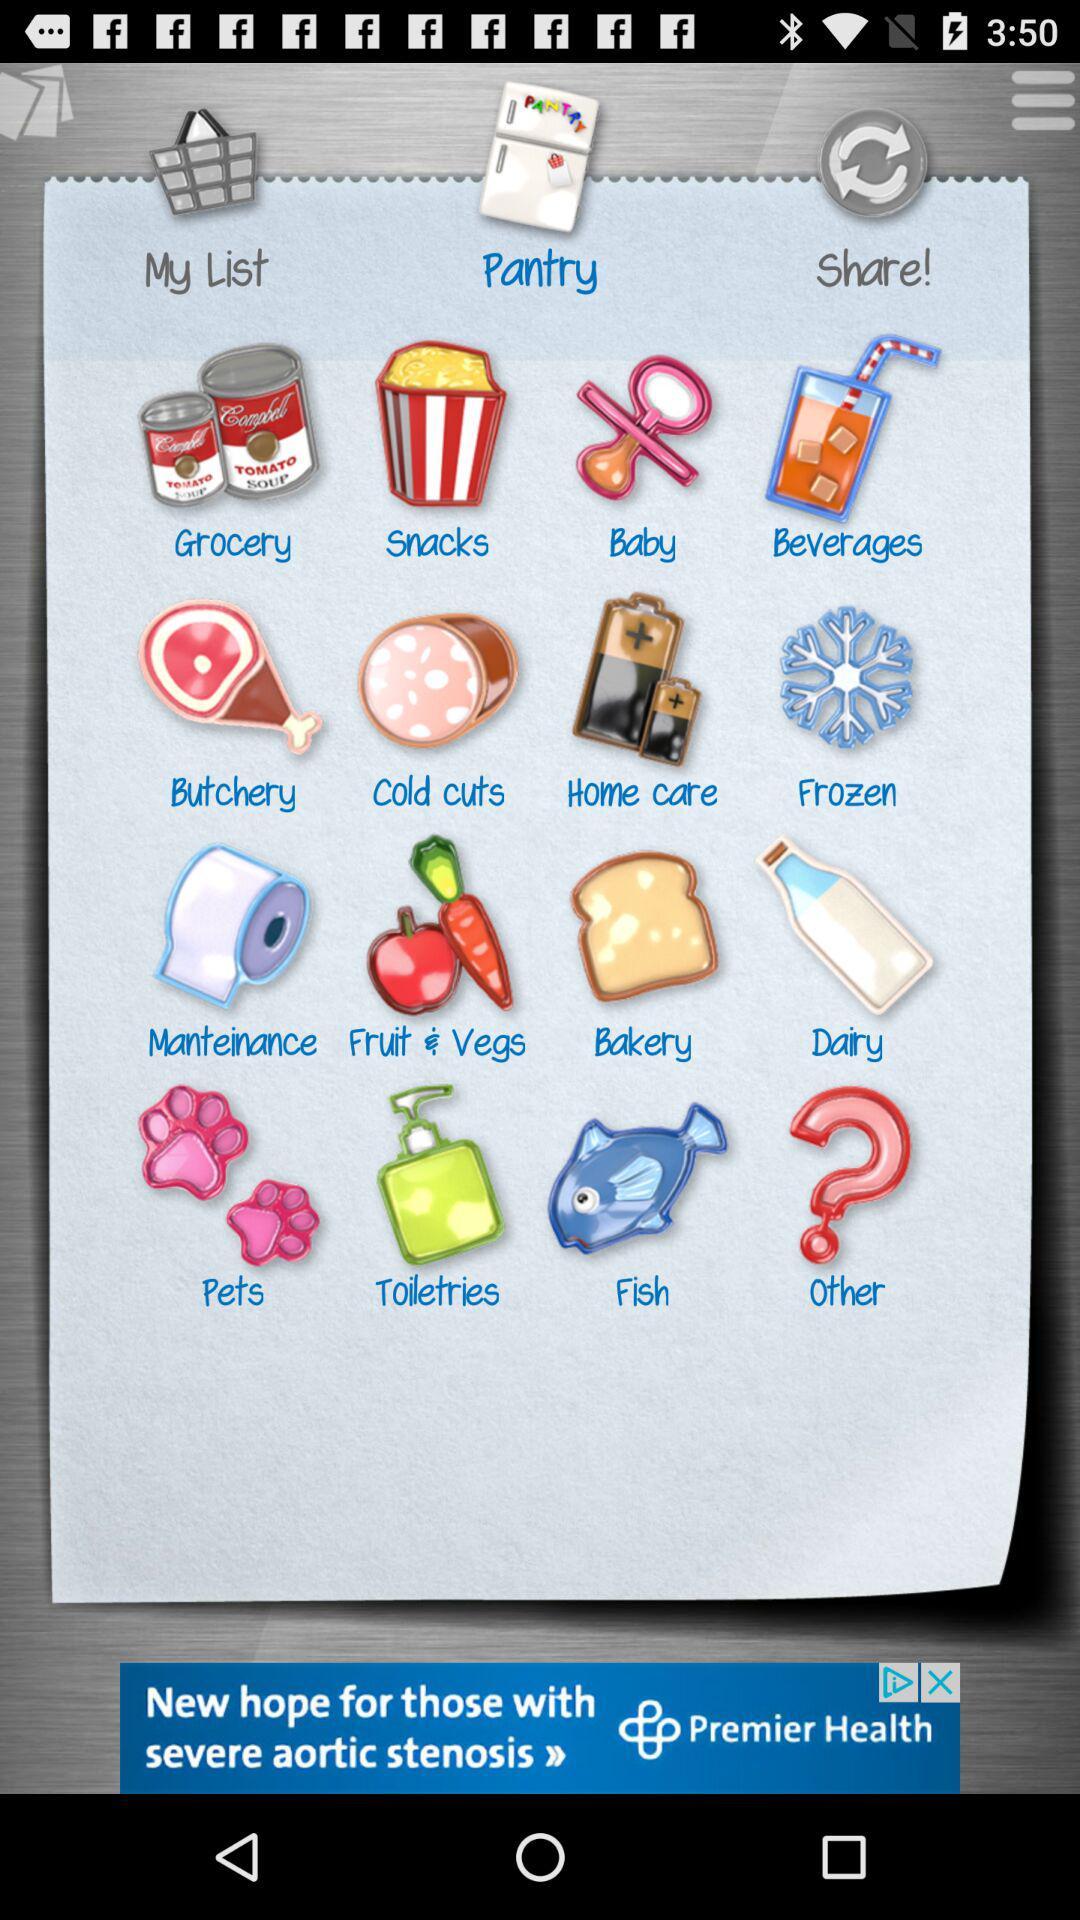  What do you see at coordinates (871, 177) in the screenshot?
I see `the refresh icon` at bounding box center [871, 177].